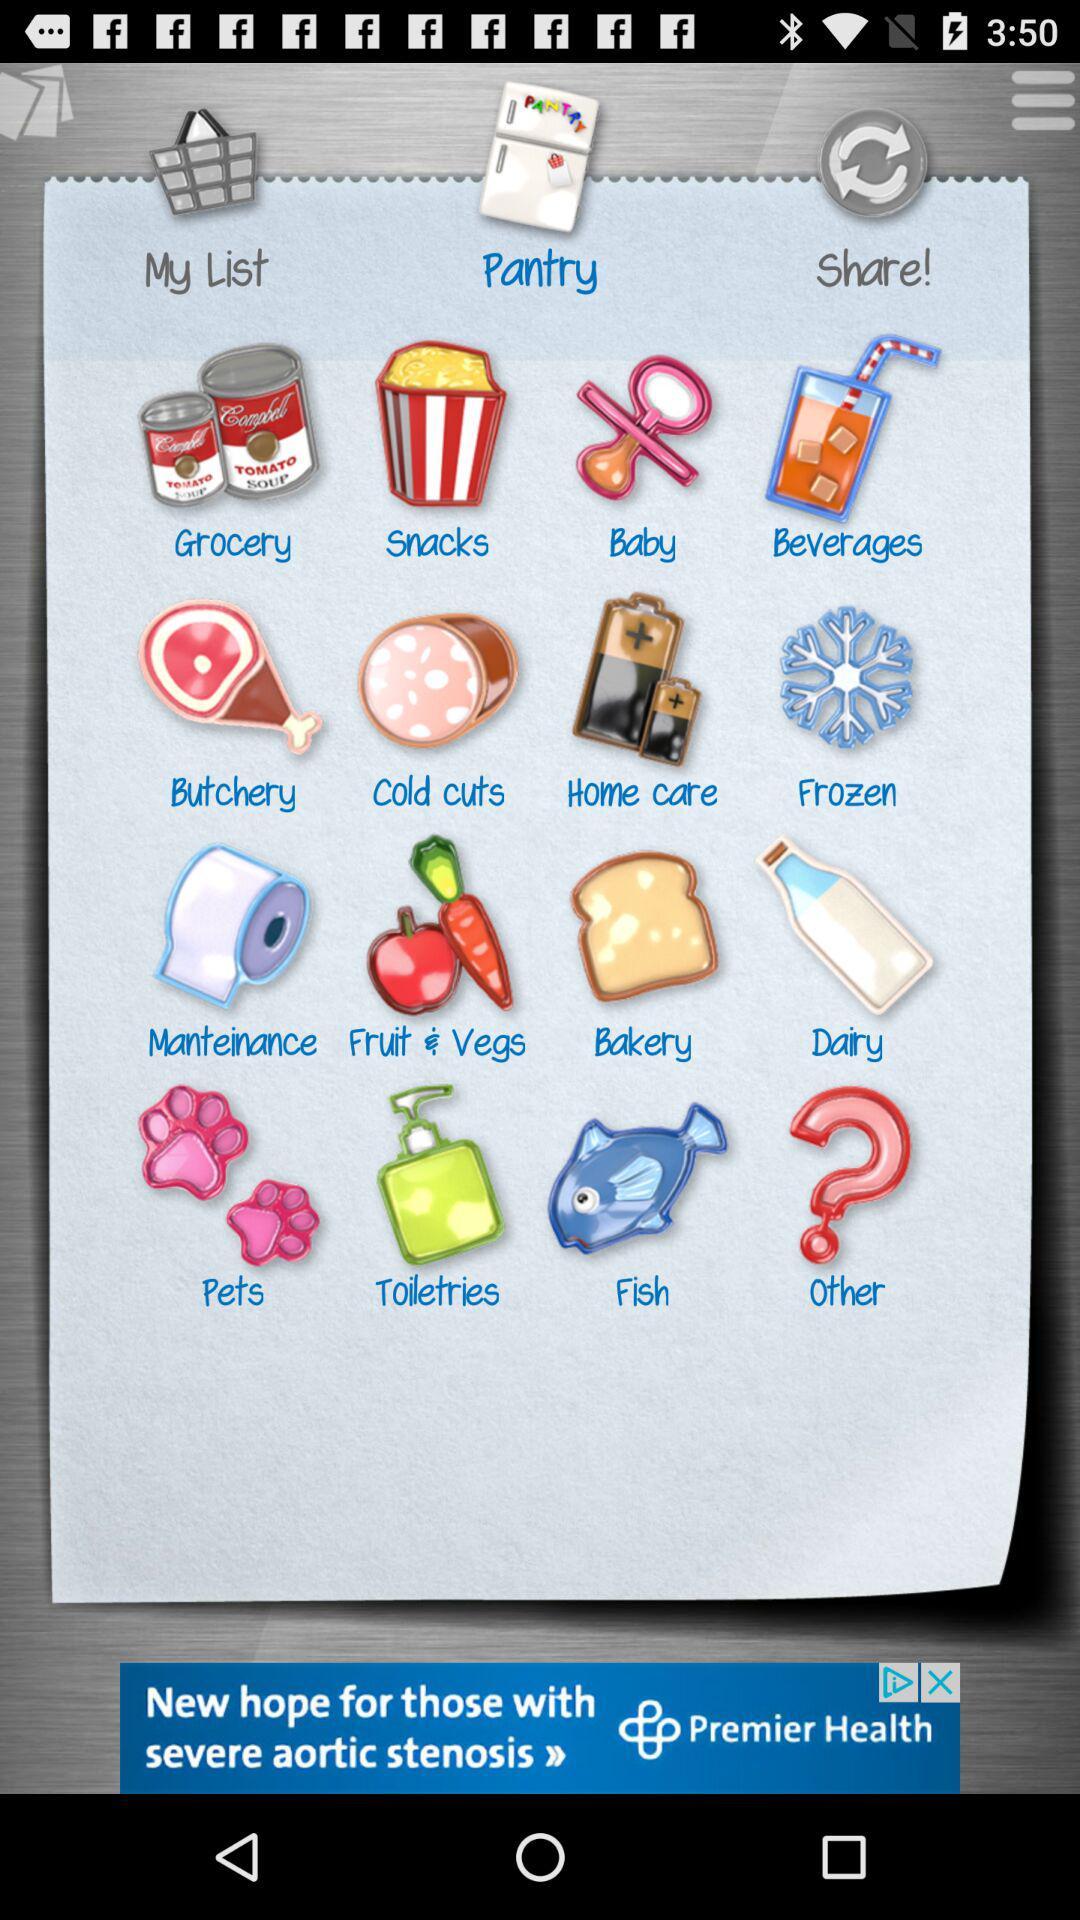  What do you see at coordinates (871, 177) in the screenshot?
I see `the refresh icon` at bounding box center [871, 177].